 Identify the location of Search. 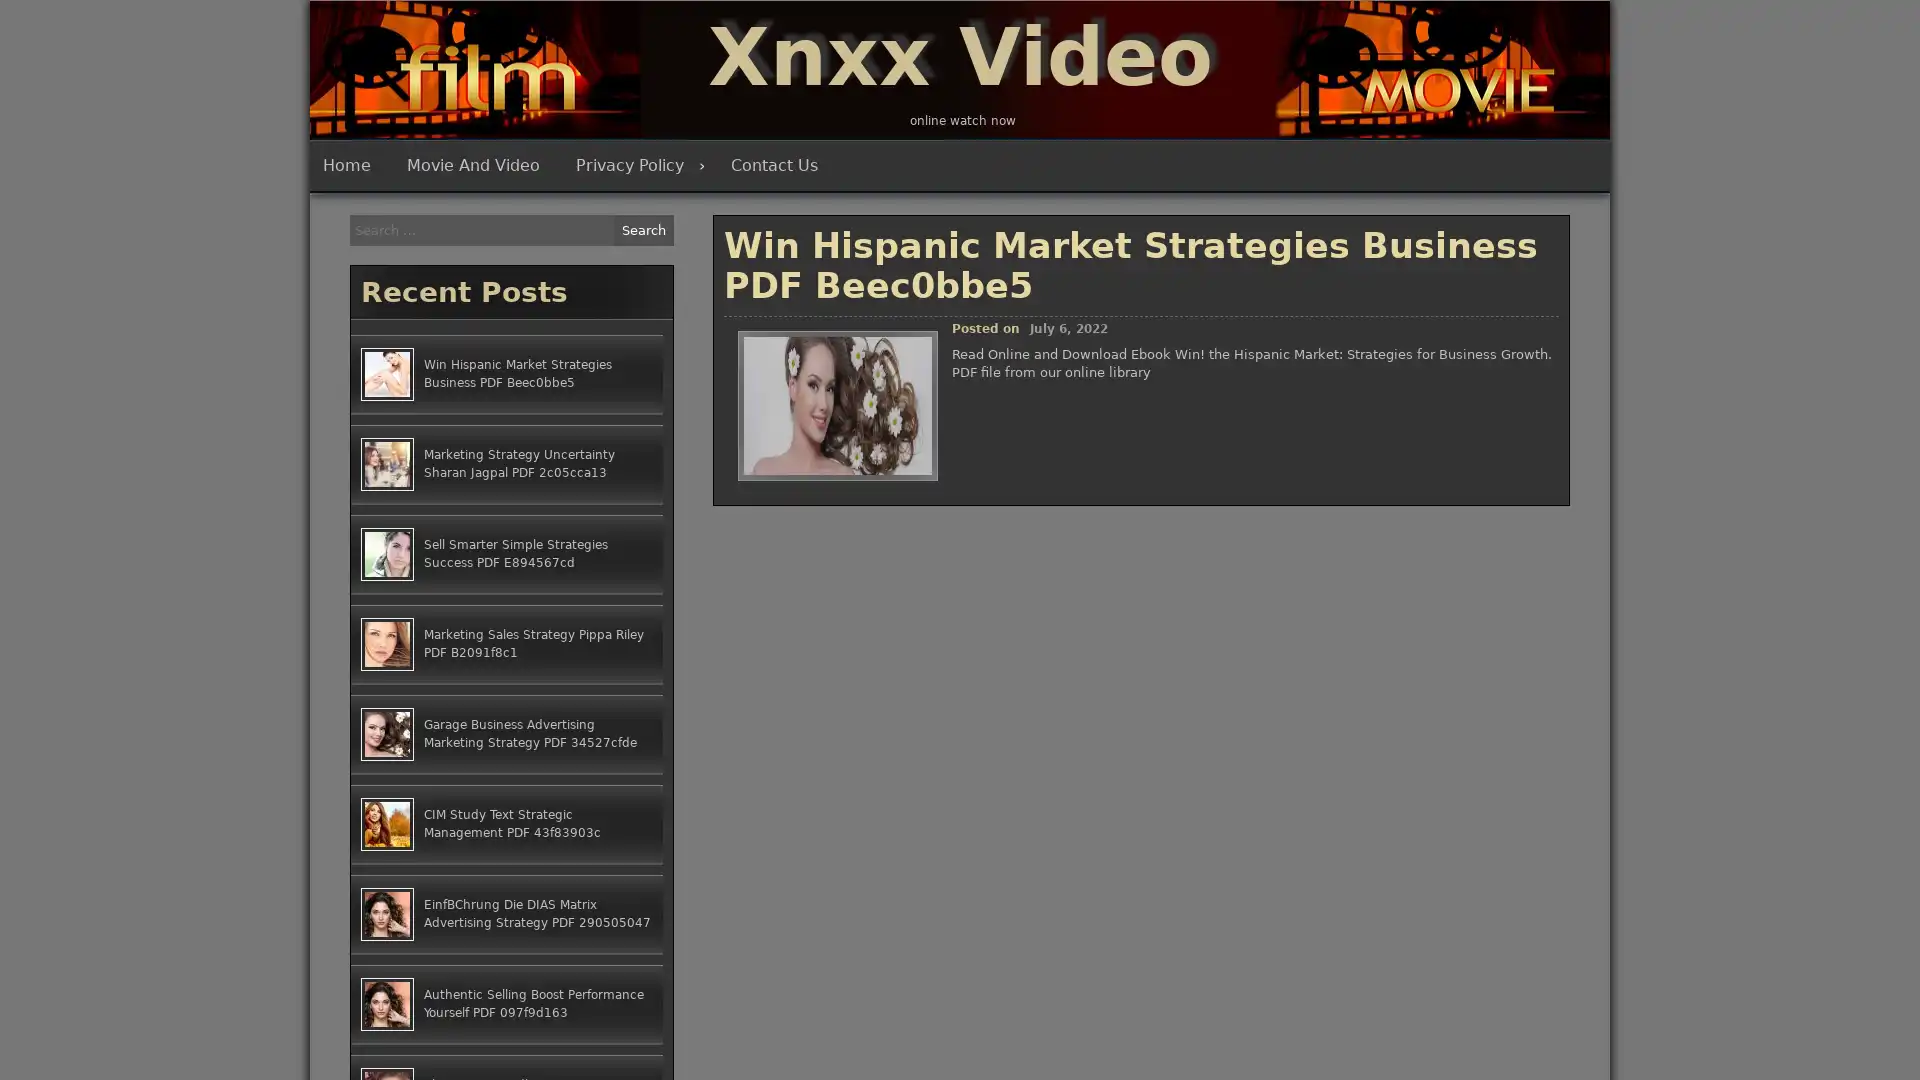
(643, 229).